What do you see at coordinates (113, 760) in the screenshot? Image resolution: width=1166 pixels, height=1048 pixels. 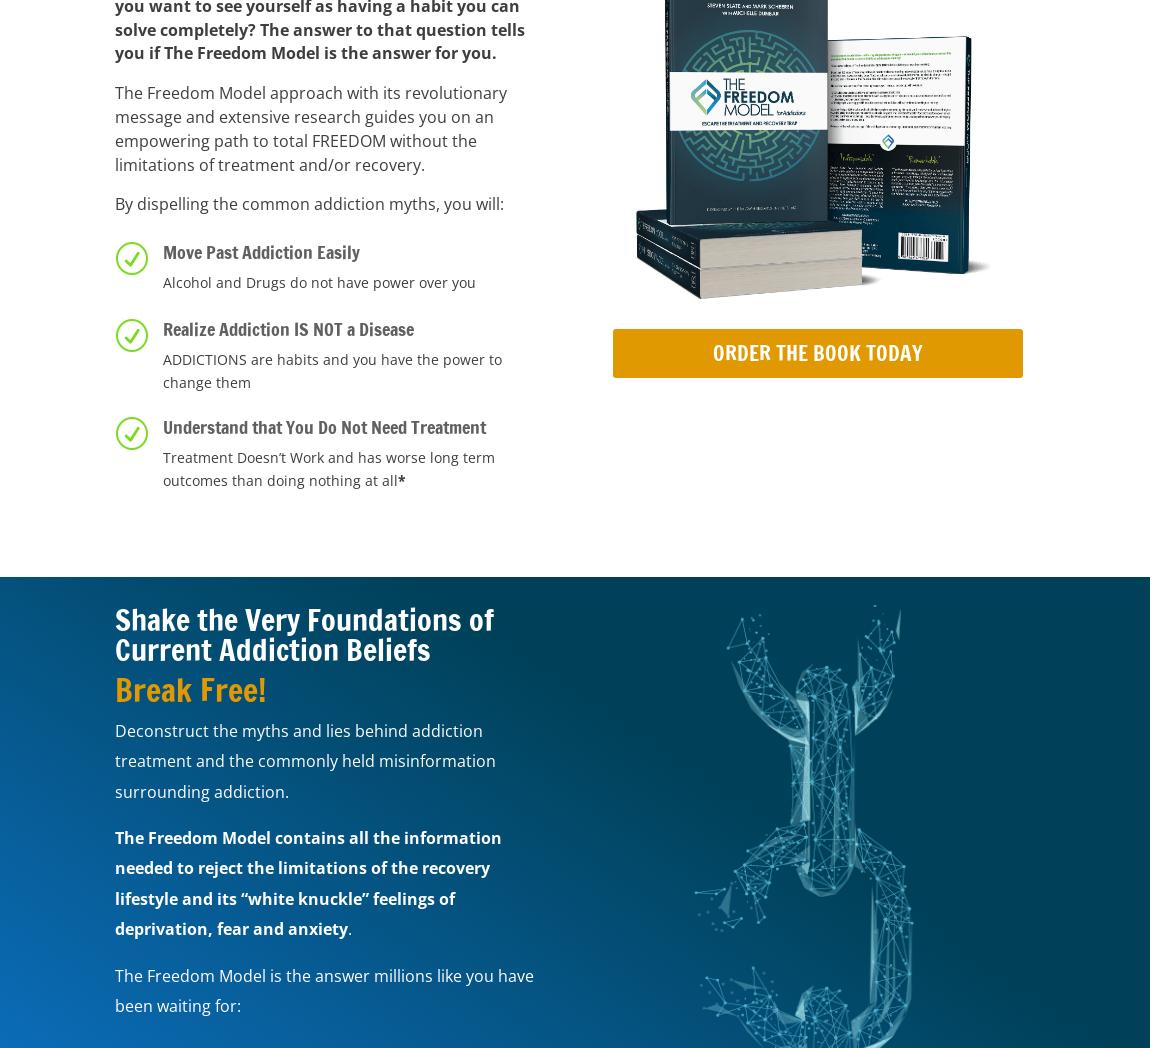 I see `'Deconstruct the myths and lies behind addiction treatment and the commonly held misinformation surrounding addiction.'` at bounding box center [113, 760].